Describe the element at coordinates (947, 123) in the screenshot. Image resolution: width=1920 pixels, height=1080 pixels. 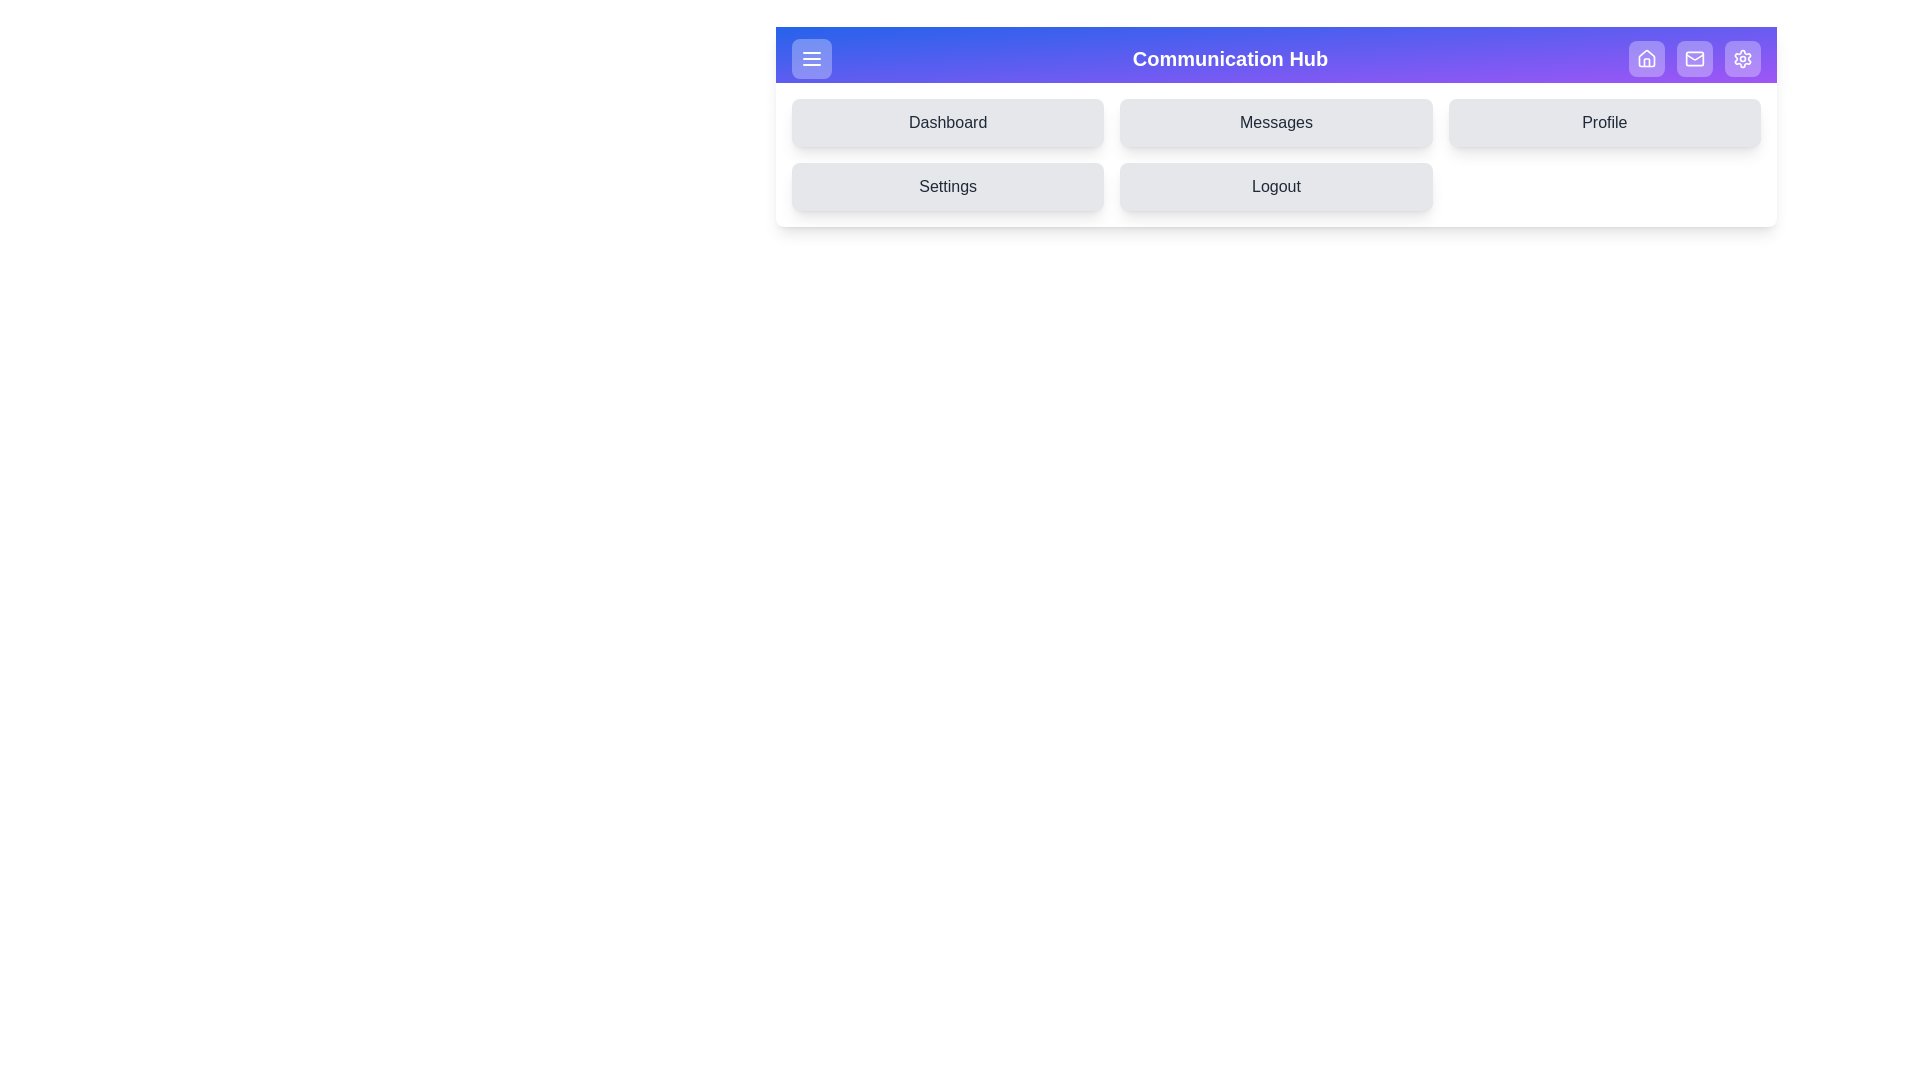
I see `the 'Dashboard' button to open the Dashboard section` at that location.